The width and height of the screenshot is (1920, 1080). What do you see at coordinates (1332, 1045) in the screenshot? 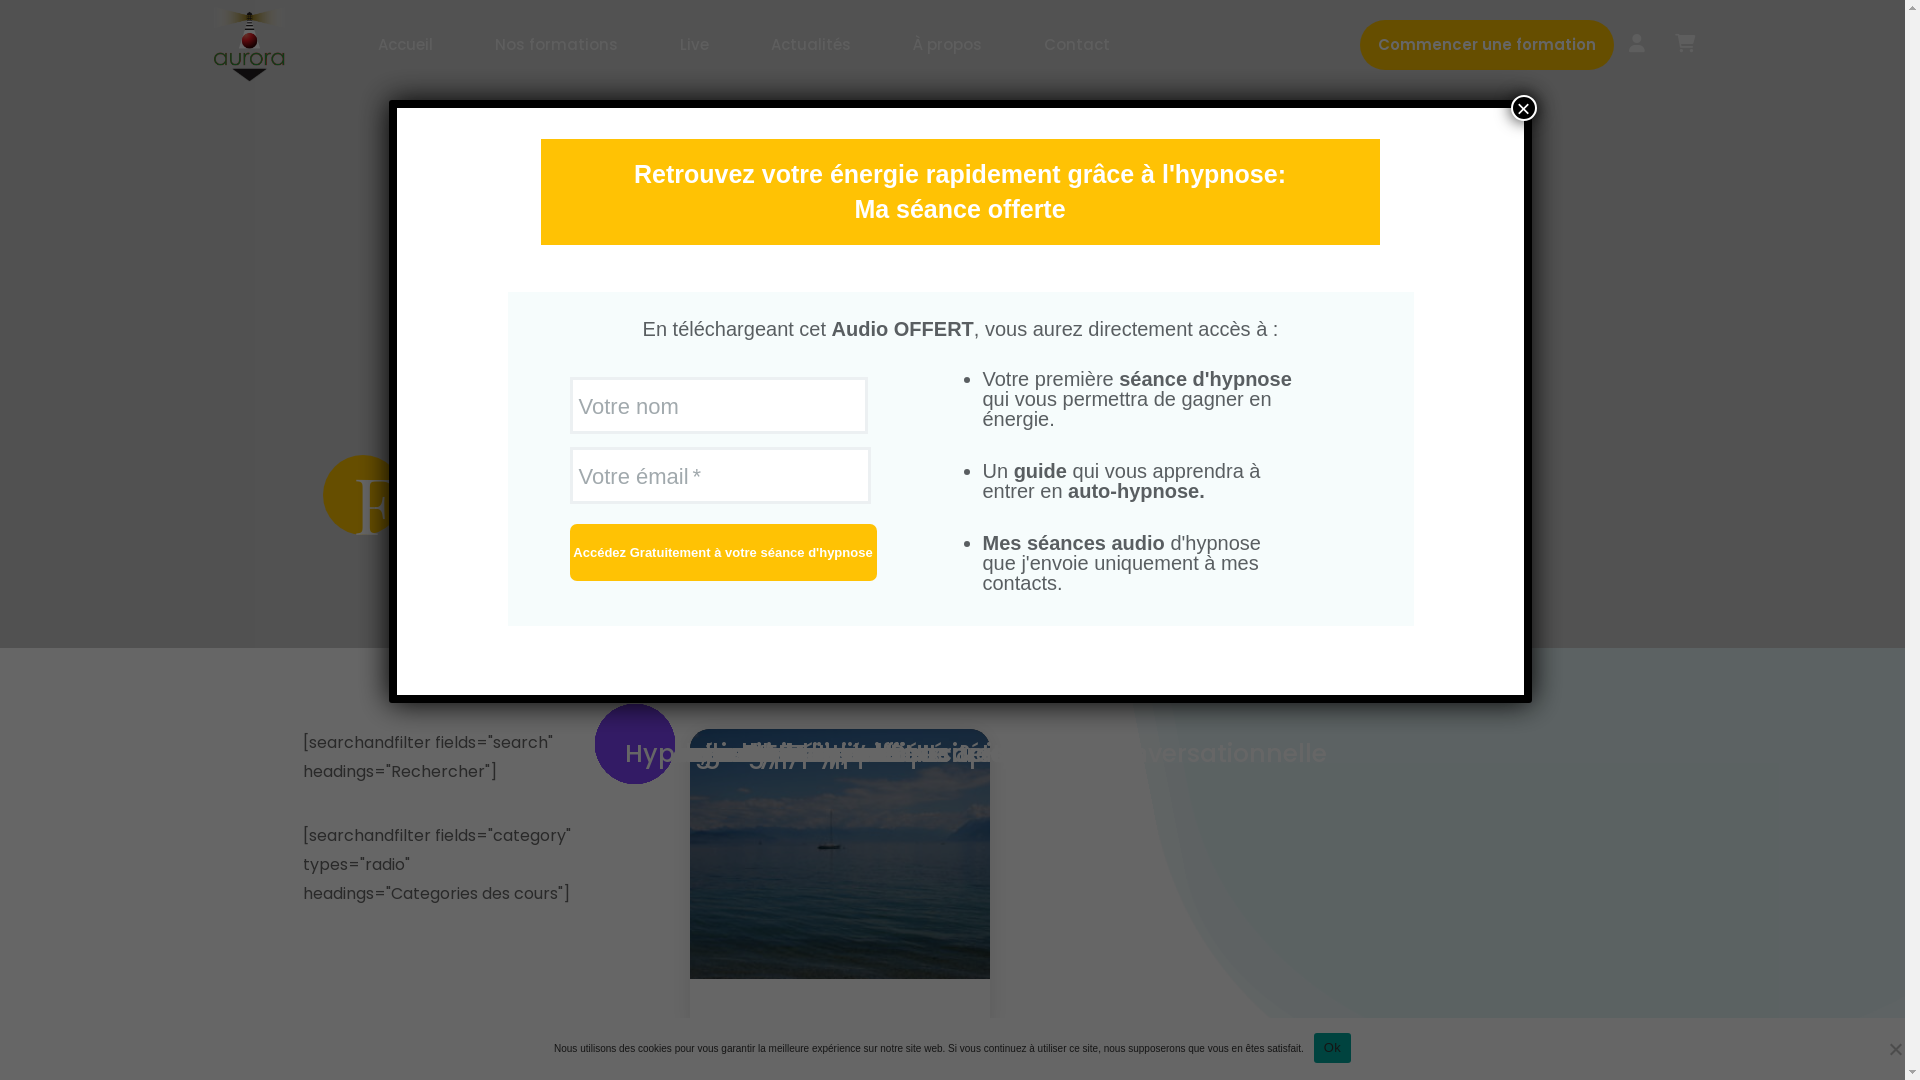
I see `'Ok'` at bounding box center [1332, 1045].